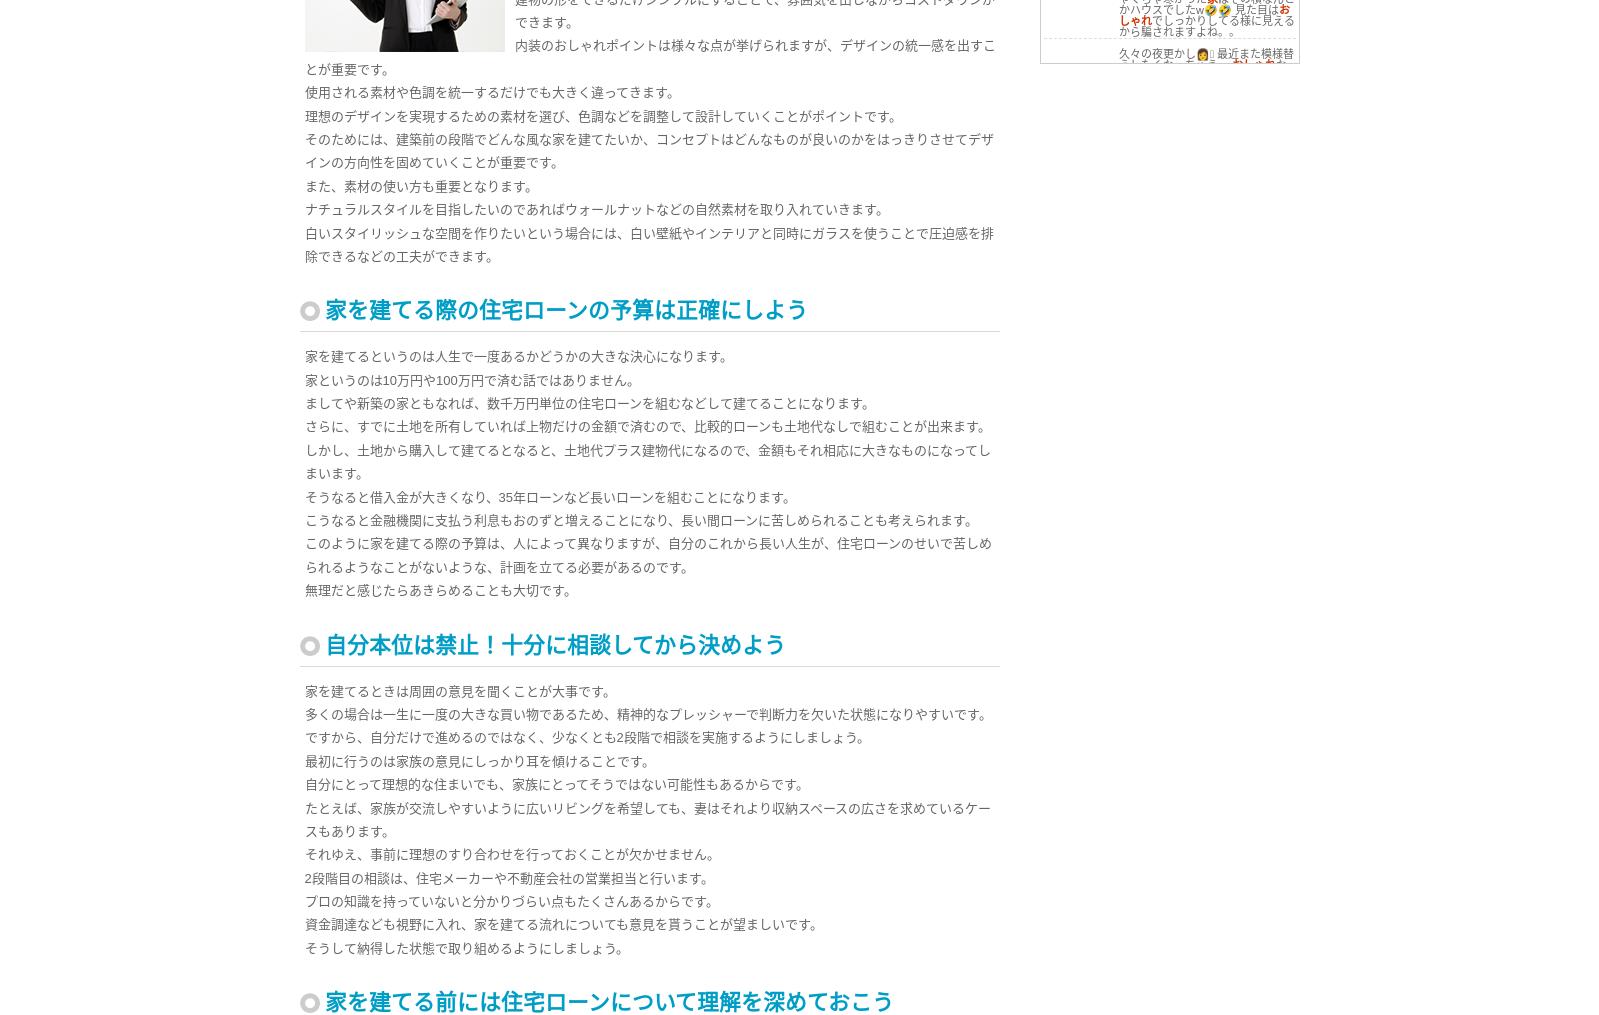 The width and height of the screenshot is (1599, 1015). What do you see at coordinates (1168, 144) in the screenshot?
I see `'> 家を建てるときには親身に相談に応じてくれる担当者がいる業者へ'` at bounding box center [1168, 144].